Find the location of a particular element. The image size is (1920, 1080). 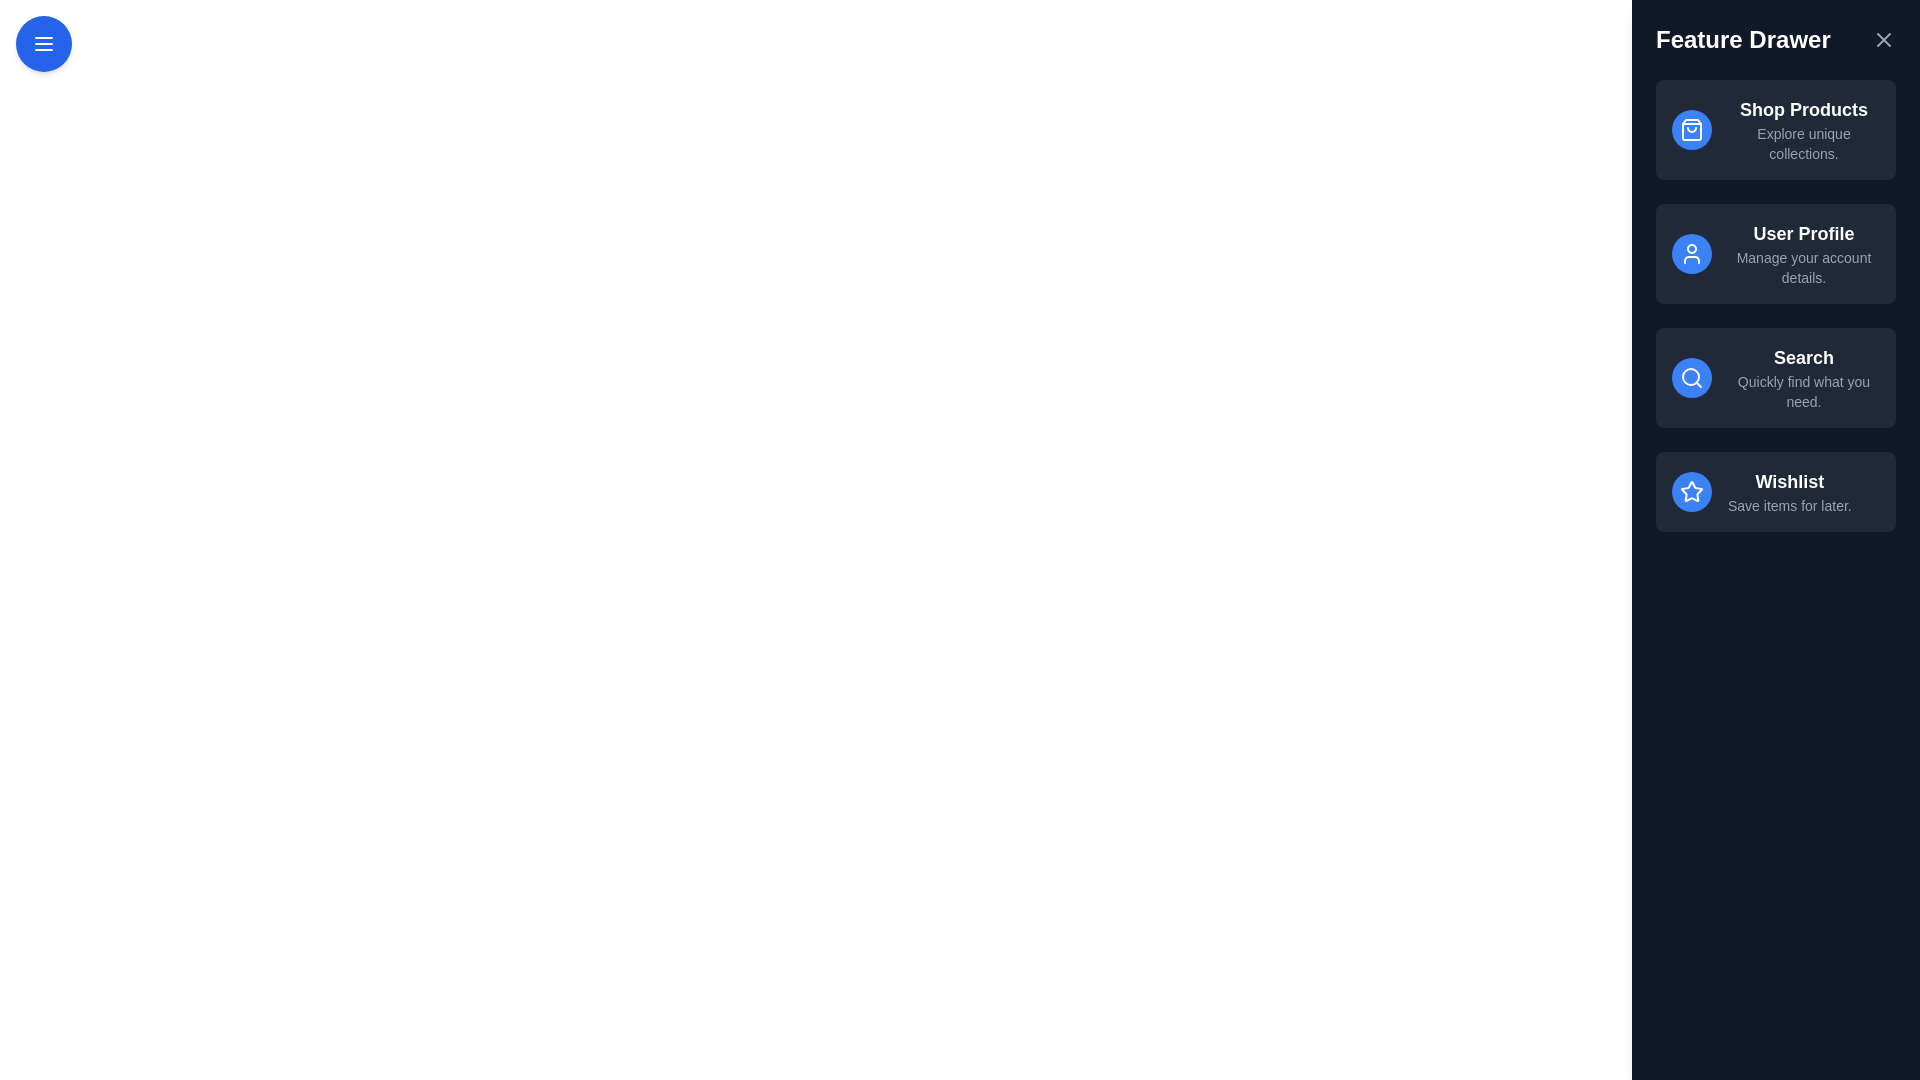

toggle button at the top-left corner to close the drawer is located at coordinates (43, 43).